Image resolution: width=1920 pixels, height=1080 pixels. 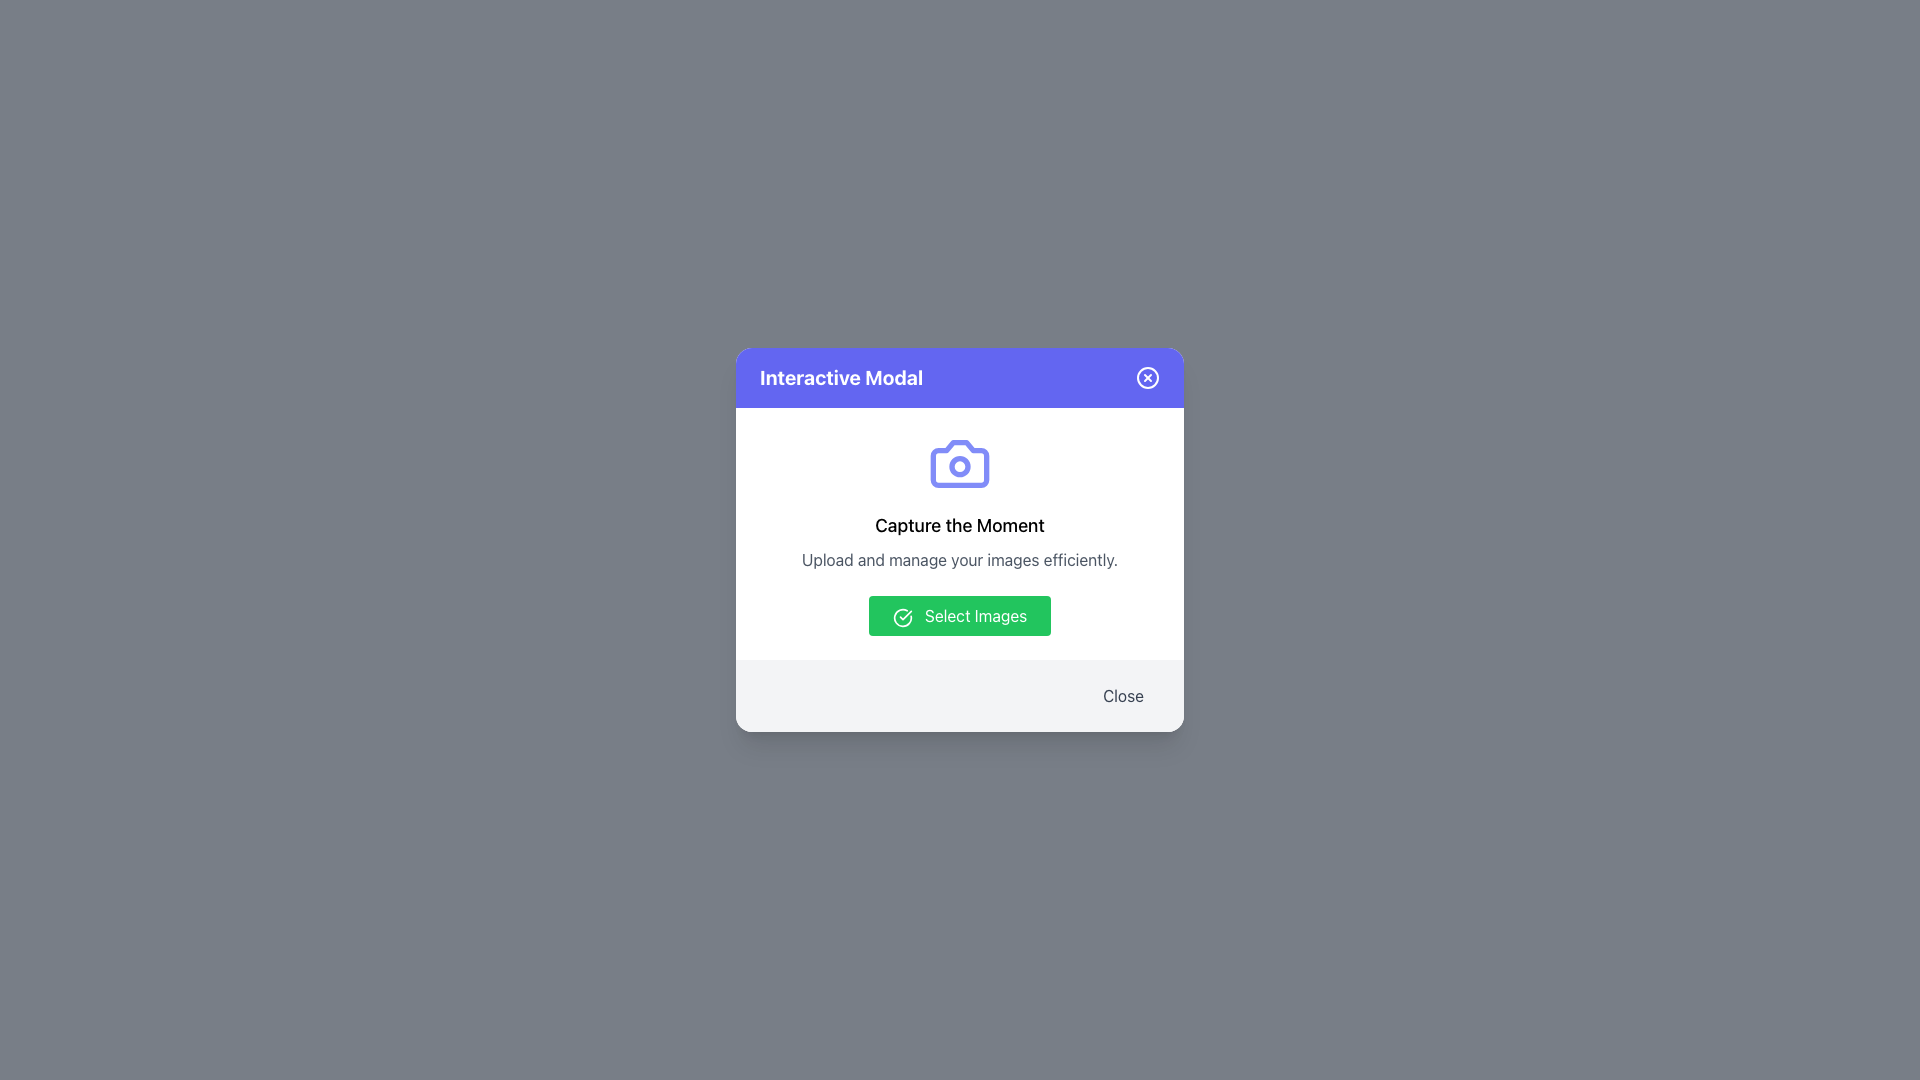 What do you see at coordinates (960, 615) in the screenshot?
I see `the button located under the title 'Capture the Moment' and description 'Upload and manage your images efficiently'` at bounding box center [960, 615].